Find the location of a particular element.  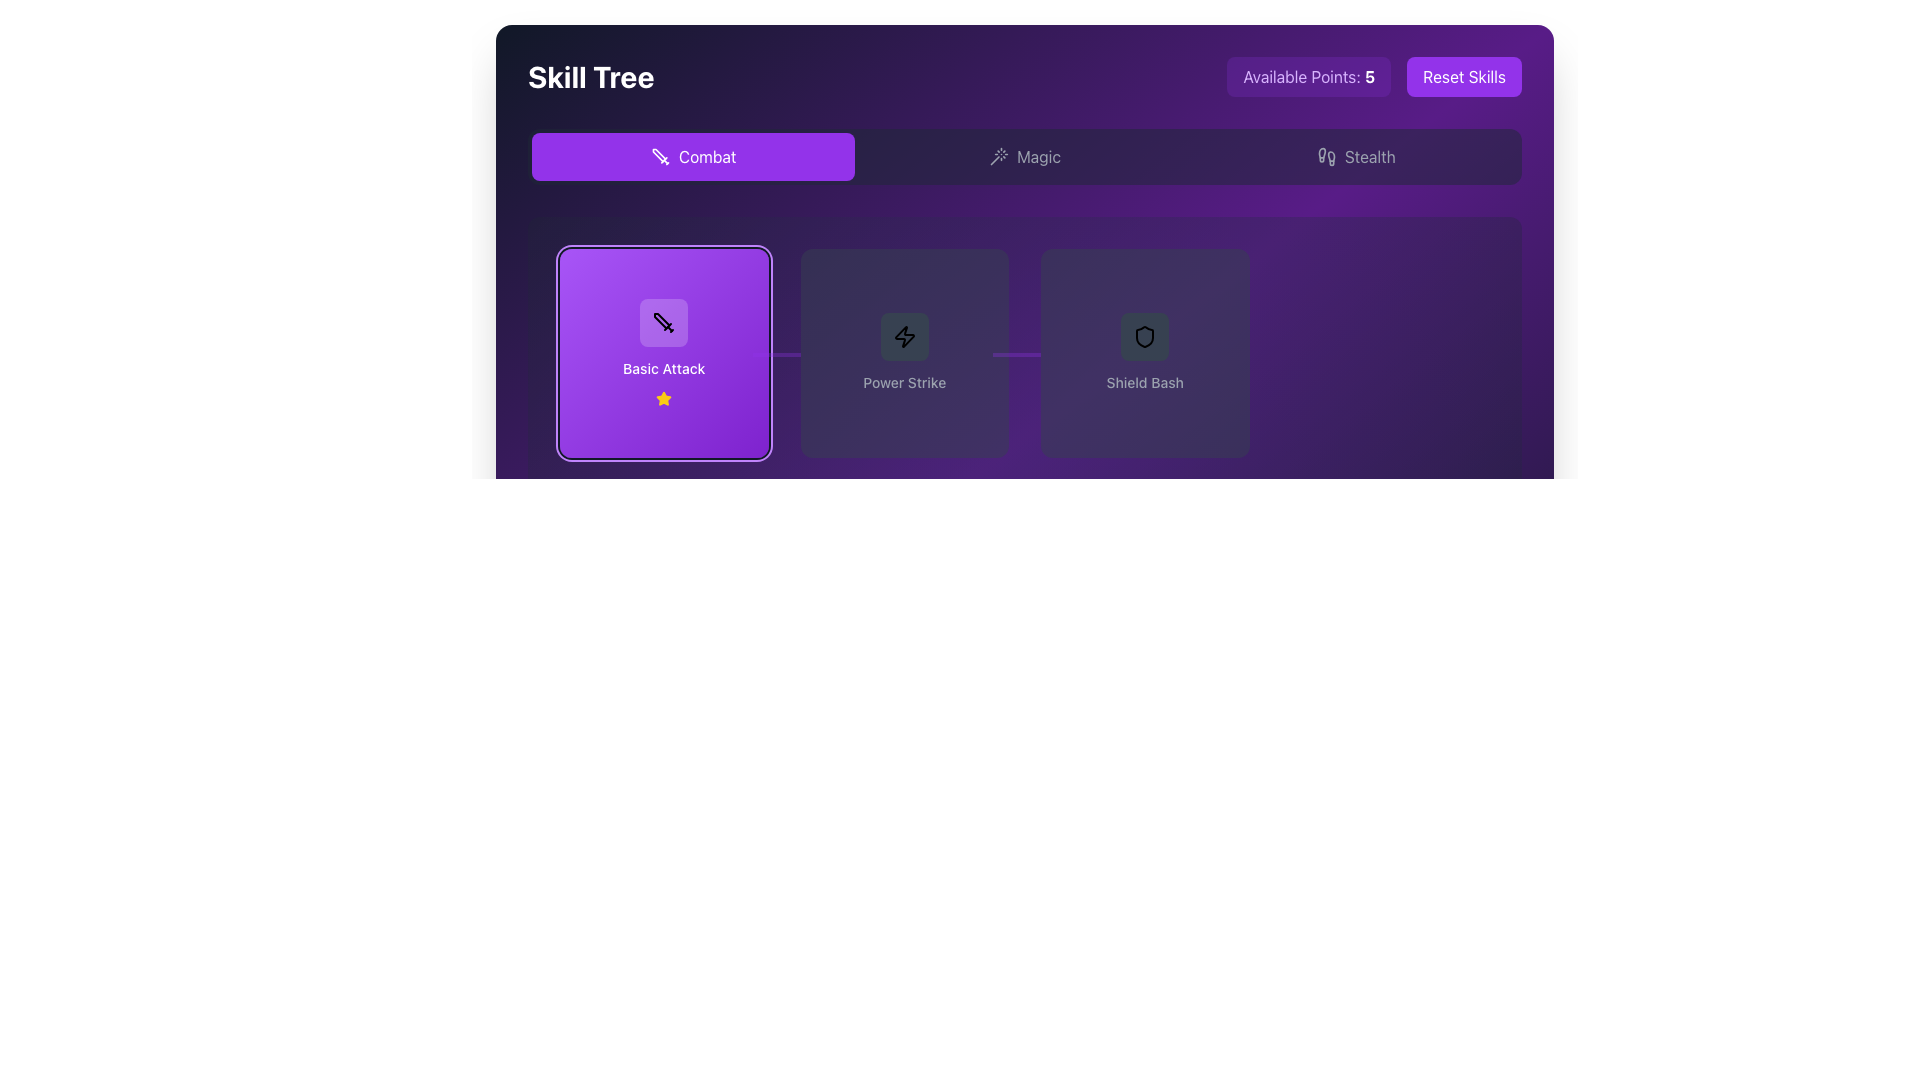

the 'Power Strike' skill icon, which serves as a graphical identifier for the skill is located at coordinates (903, 336).